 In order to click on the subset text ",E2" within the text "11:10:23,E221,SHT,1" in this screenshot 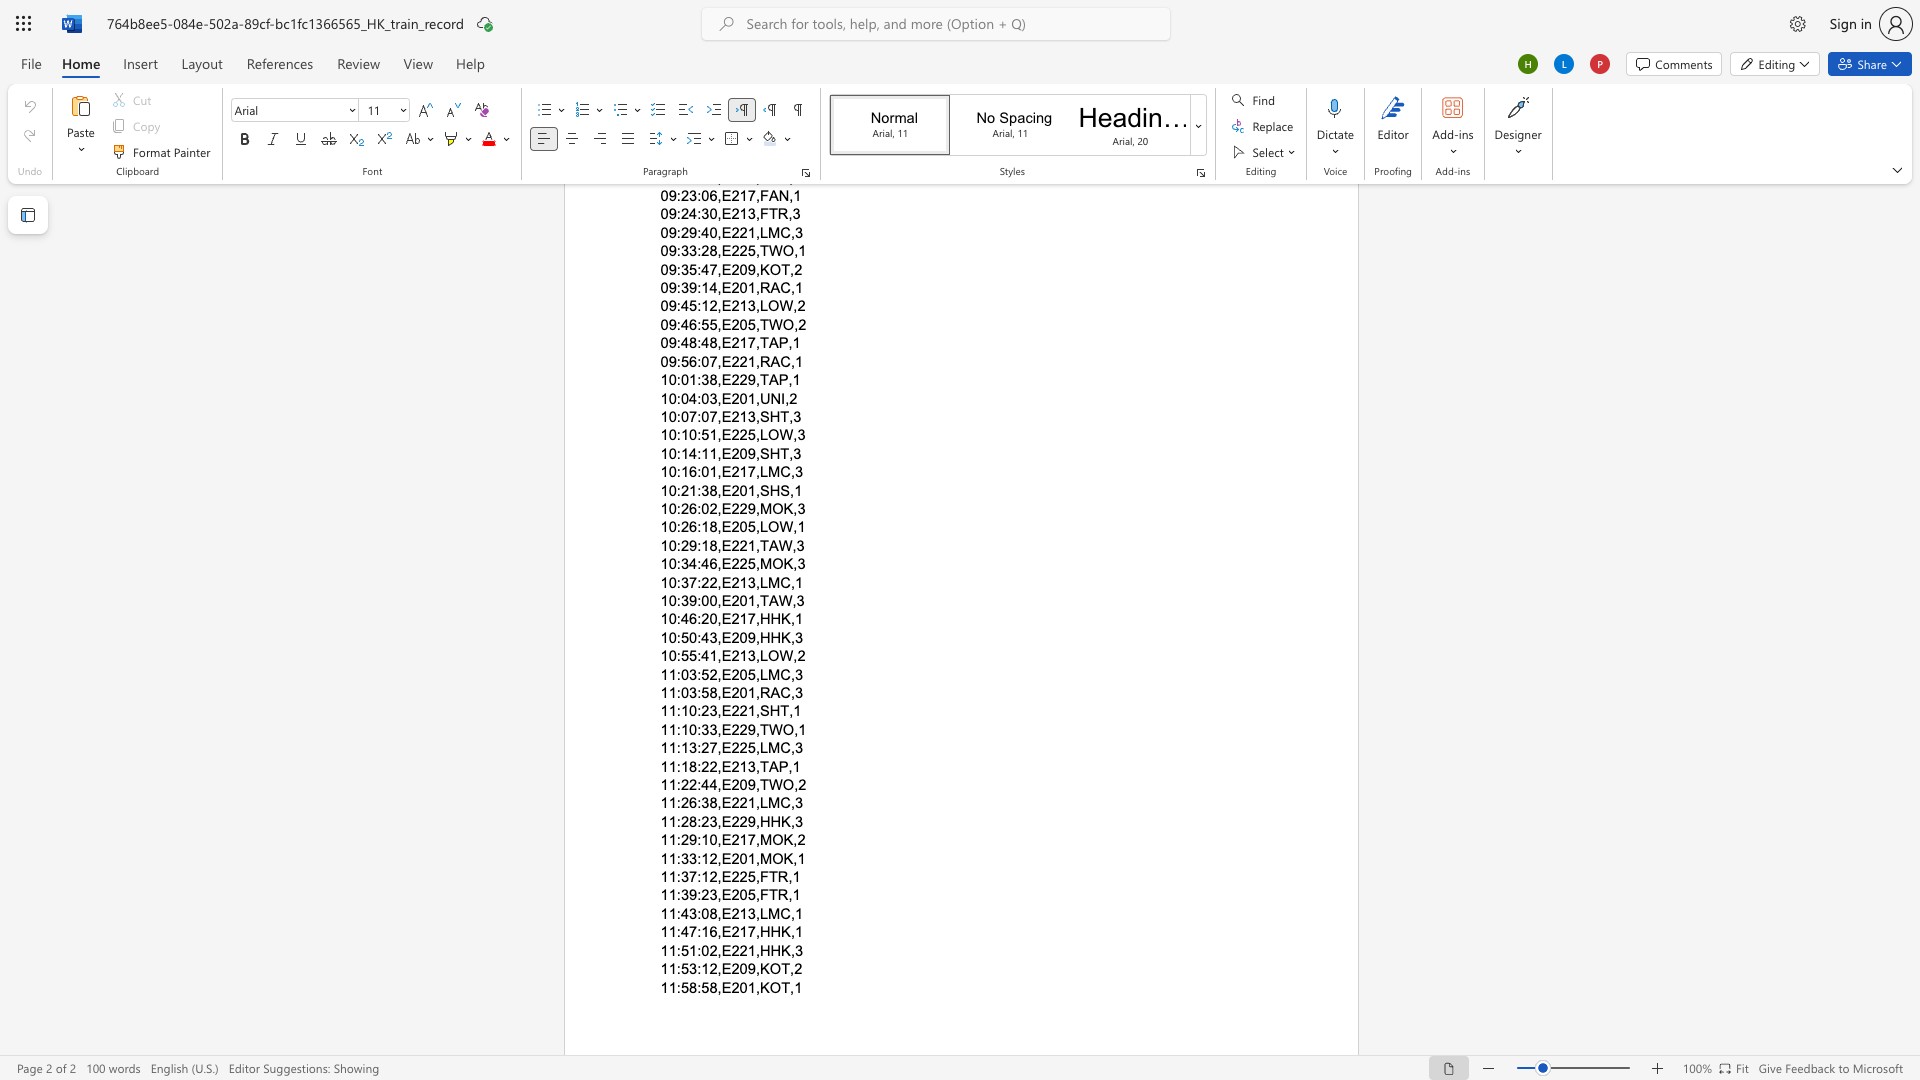, I will do `click(717, 710)`.